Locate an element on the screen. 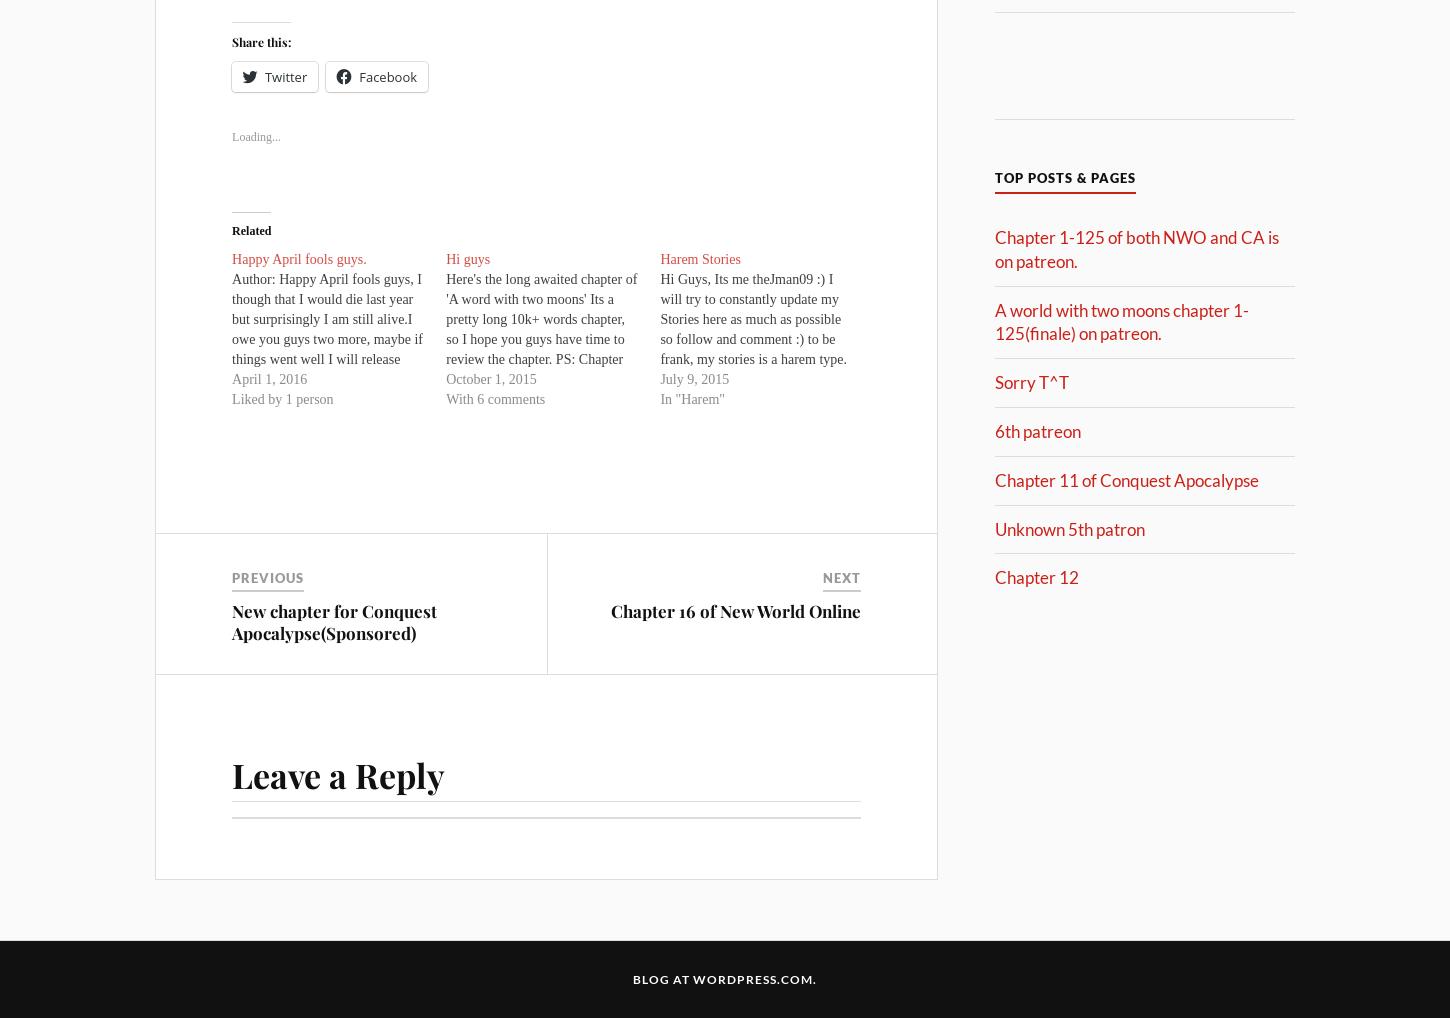 The height and width of the screenshot is (1018, 1450). 'Previous' is located at coordinates (231, 572).